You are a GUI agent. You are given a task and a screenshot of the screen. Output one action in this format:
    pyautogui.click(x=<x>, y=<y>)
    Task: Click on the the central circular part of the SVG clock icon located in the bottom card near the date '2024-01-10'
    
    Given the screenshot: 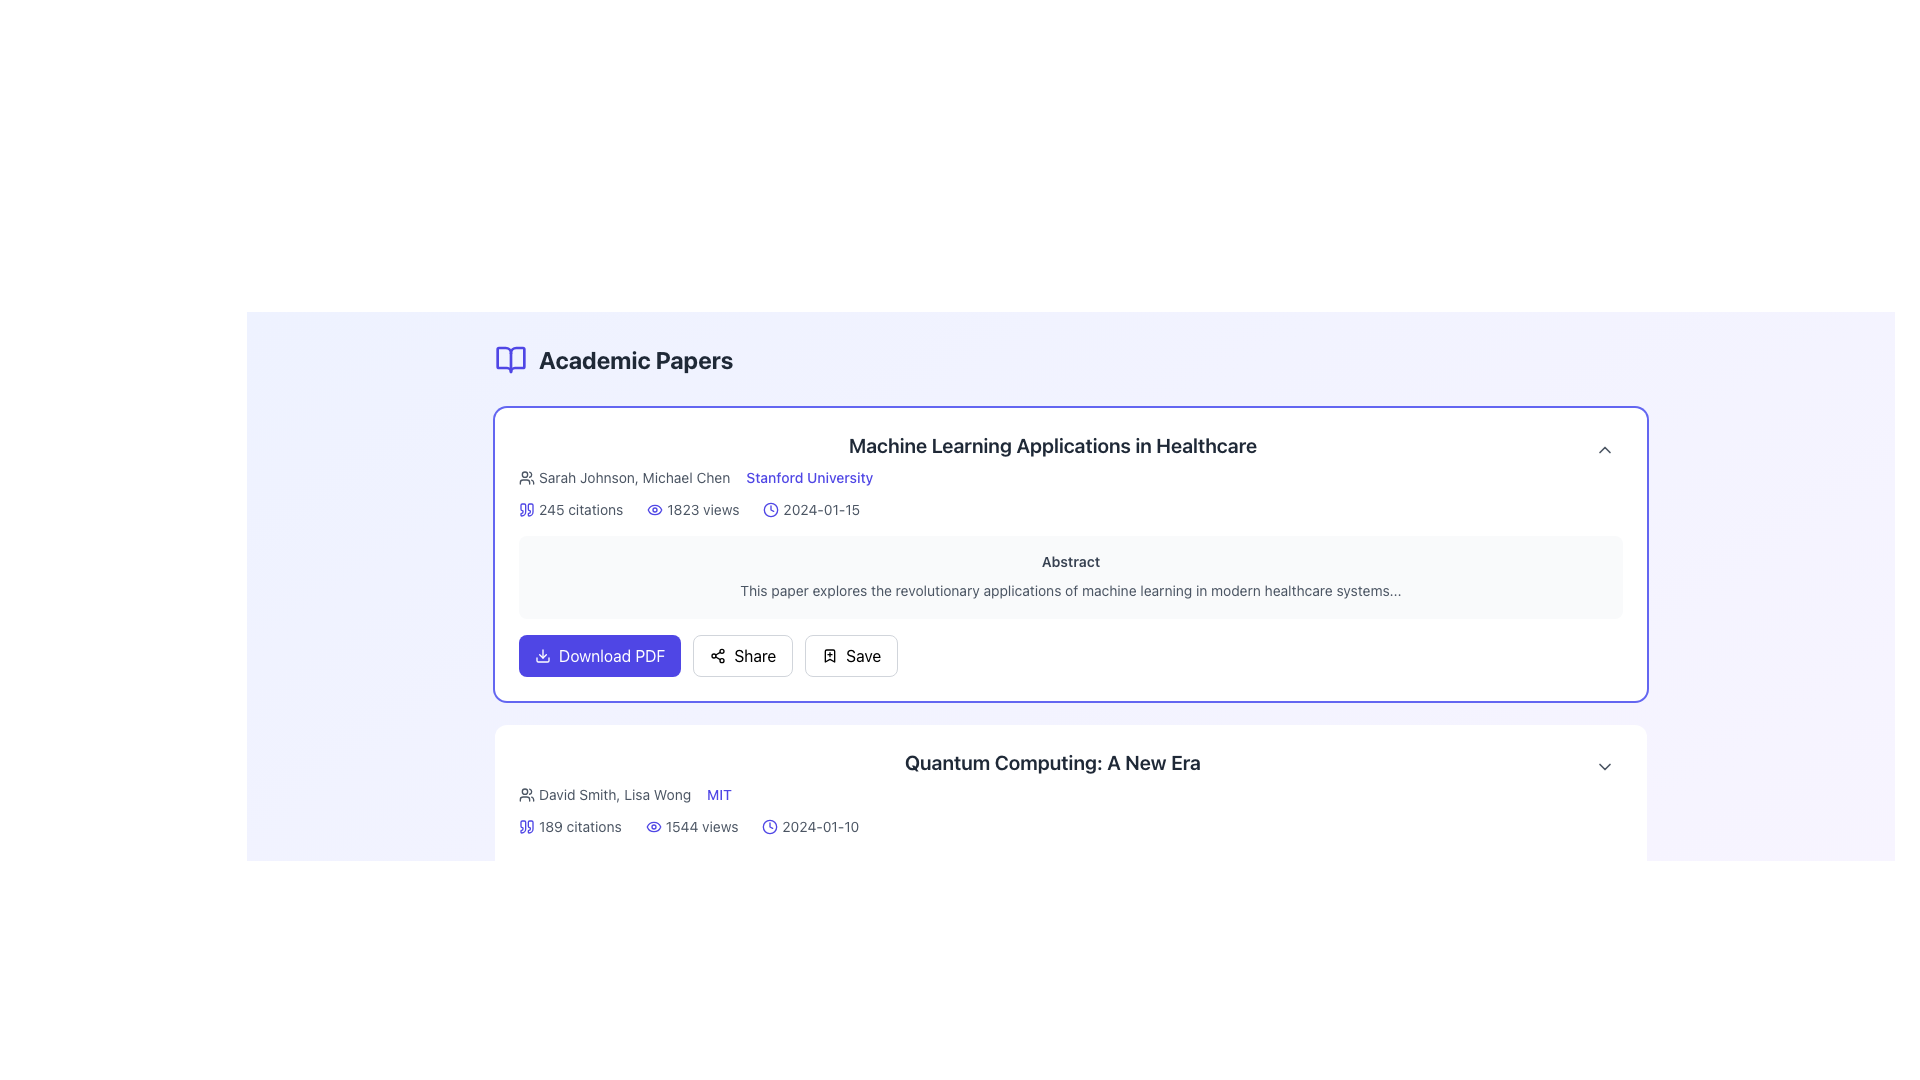 What is the action you would take?
    pyautogui.click(x=769, y=826)
    